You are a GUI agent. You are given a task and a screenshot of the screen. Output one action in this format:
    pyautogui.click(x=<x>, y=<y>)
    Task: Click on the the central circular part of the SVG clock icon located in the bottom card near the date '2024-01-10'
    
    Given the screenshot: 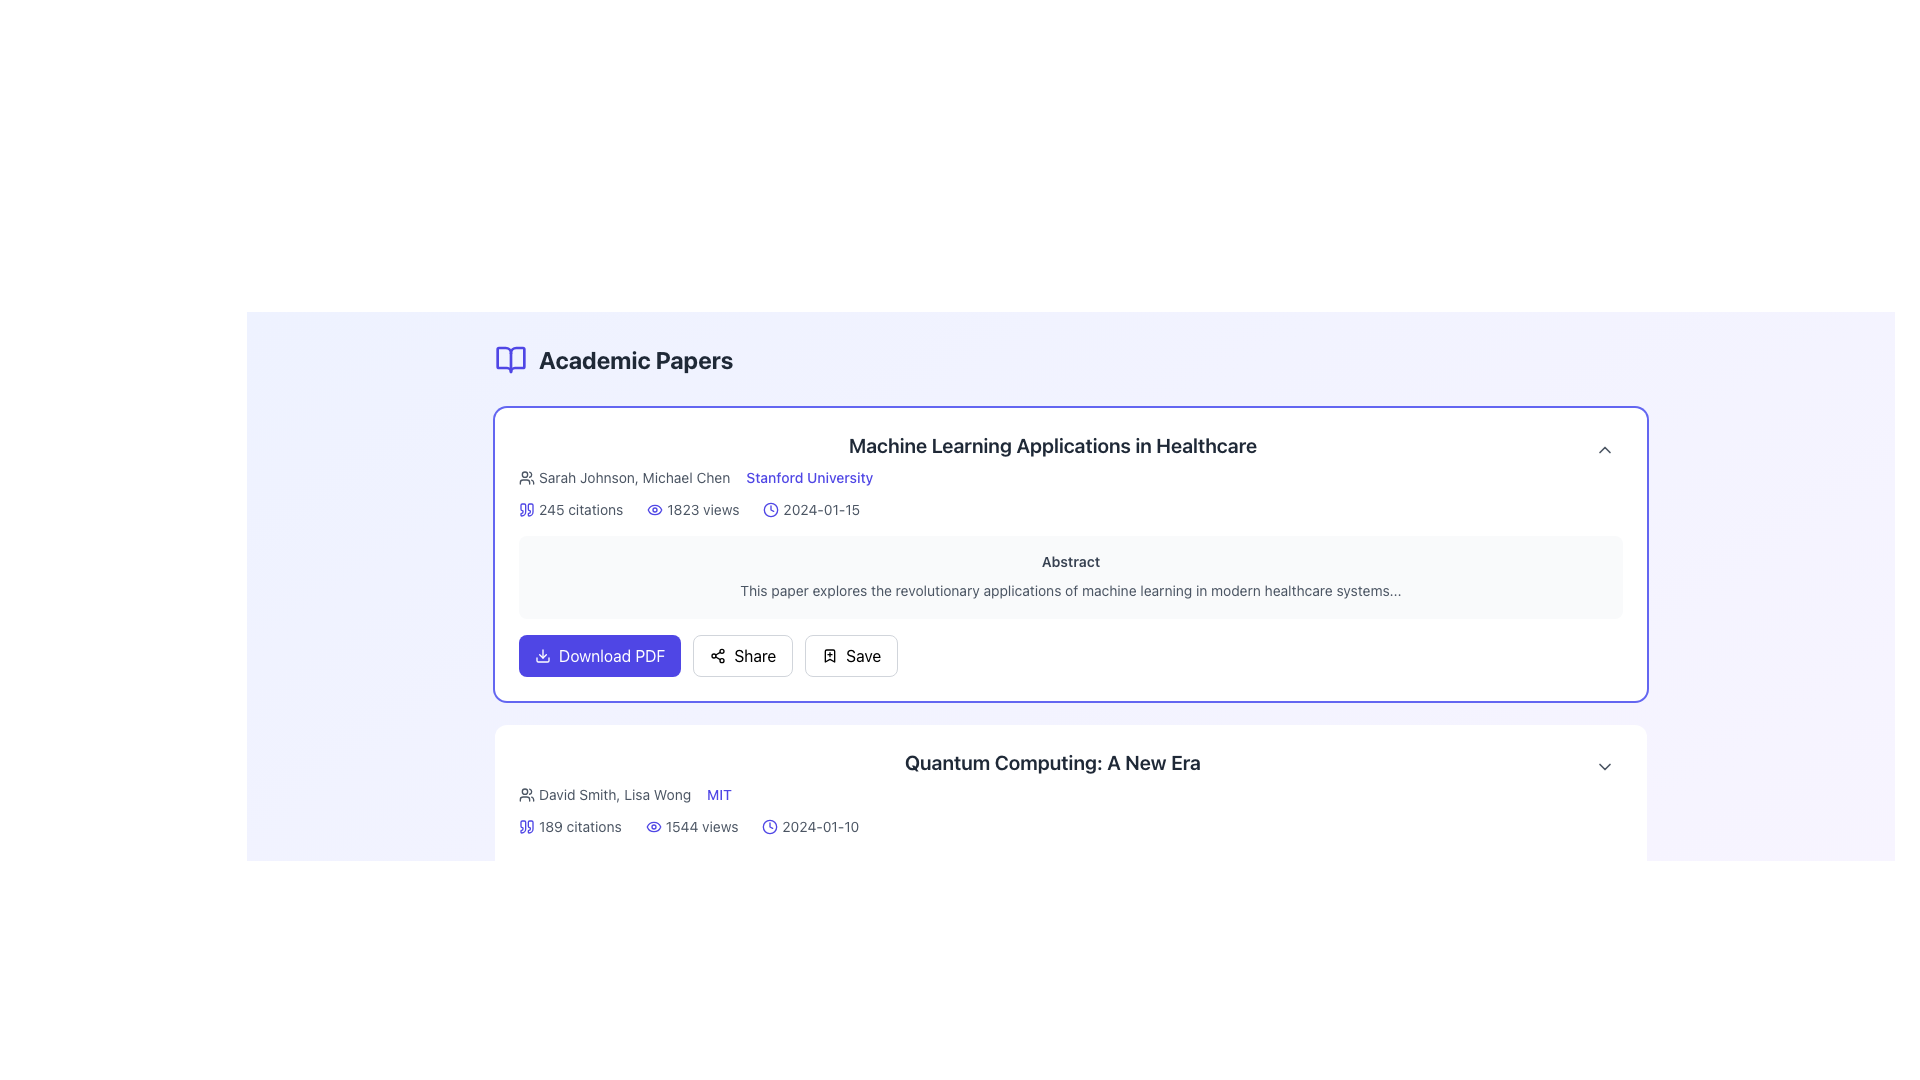 What is the action you would take?
    pyautogui.click(x=769, y=826)
    